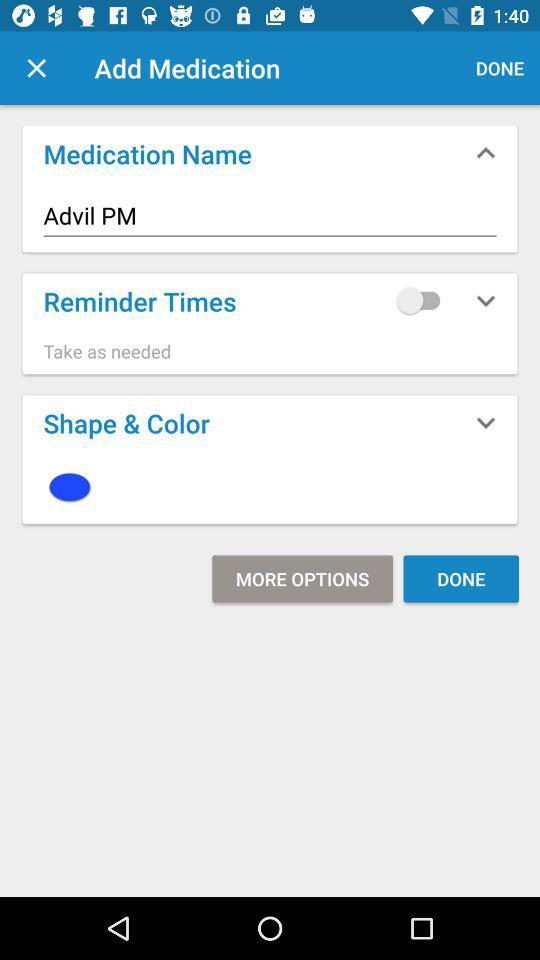 Image resolution: width=540 pixels, height=960 pixels. I want to click on item above the more options item, so click(270, 486).